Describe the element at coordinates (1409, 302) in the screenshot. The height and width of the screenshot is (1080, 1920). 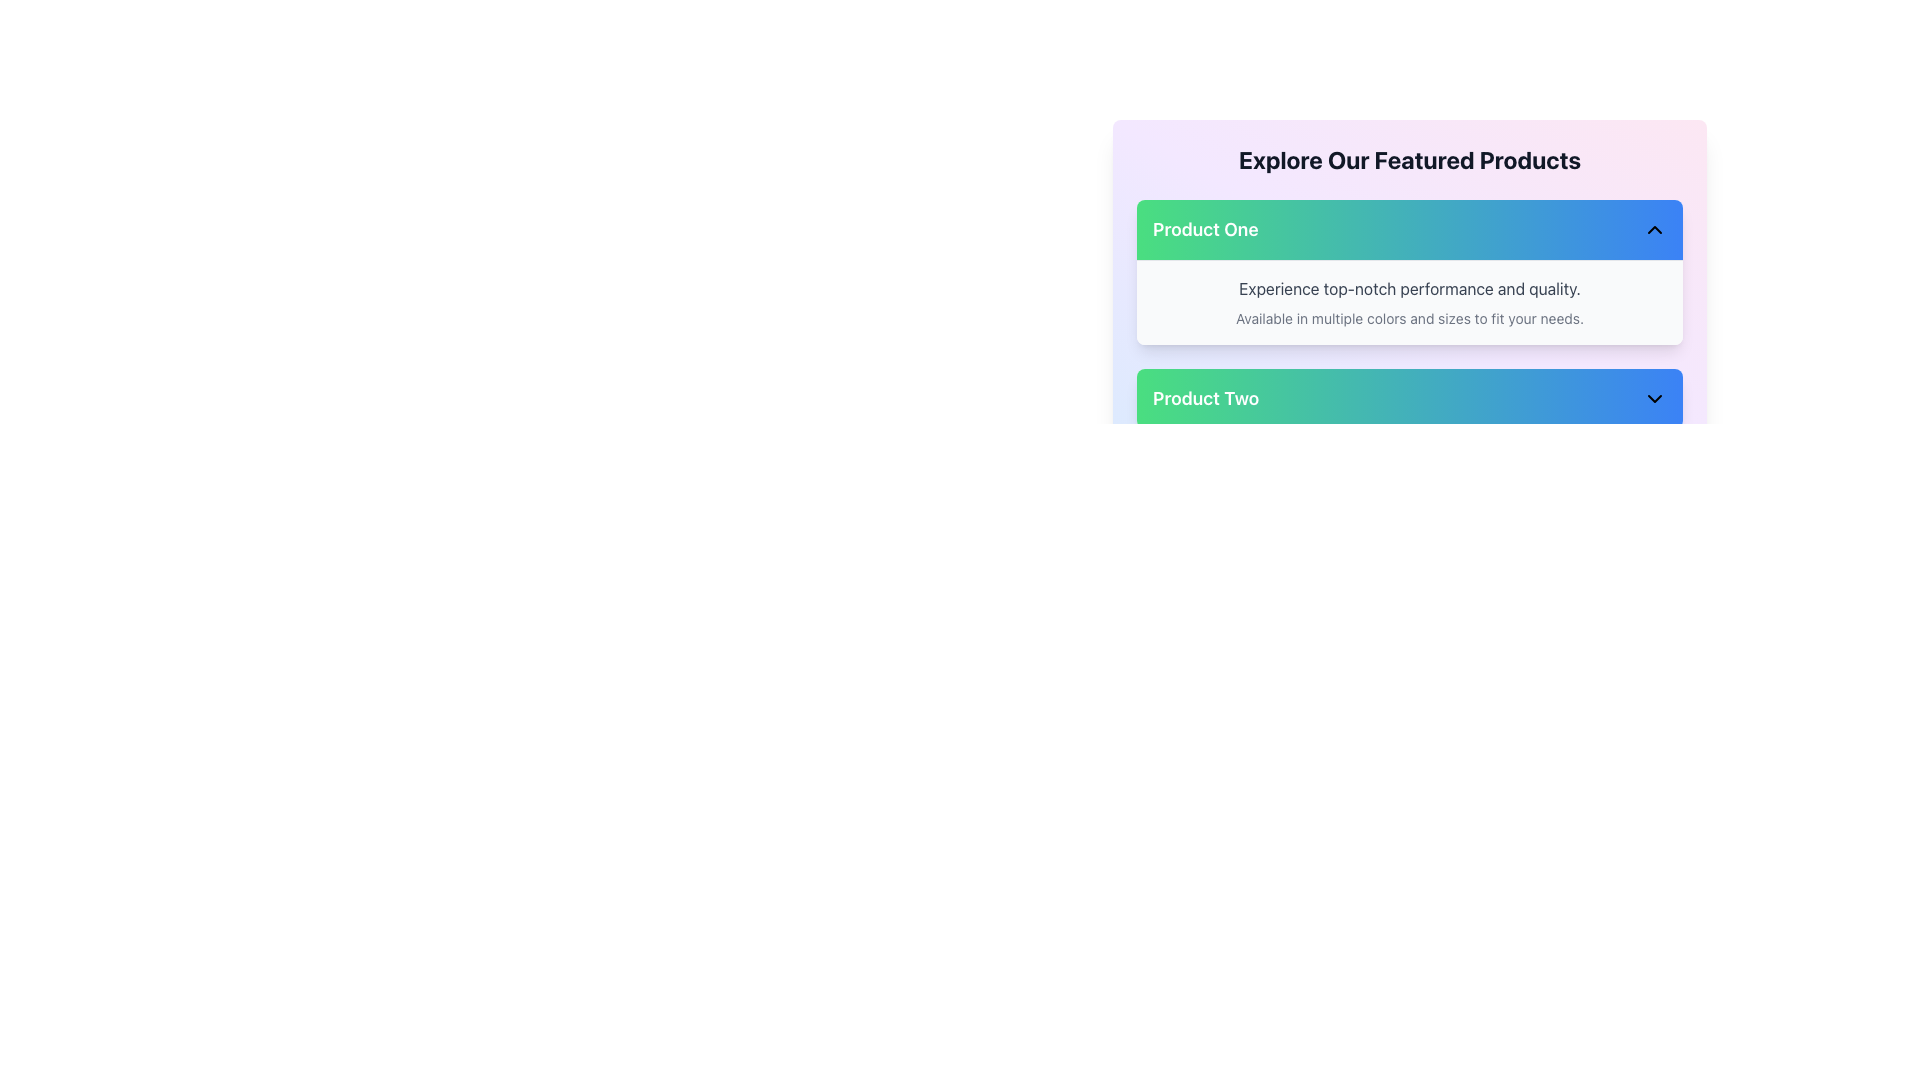
I see `descriptive information about 'Product One' from the Text block located beneath the 'Product One' header and directly below the chevron icon` at that location.